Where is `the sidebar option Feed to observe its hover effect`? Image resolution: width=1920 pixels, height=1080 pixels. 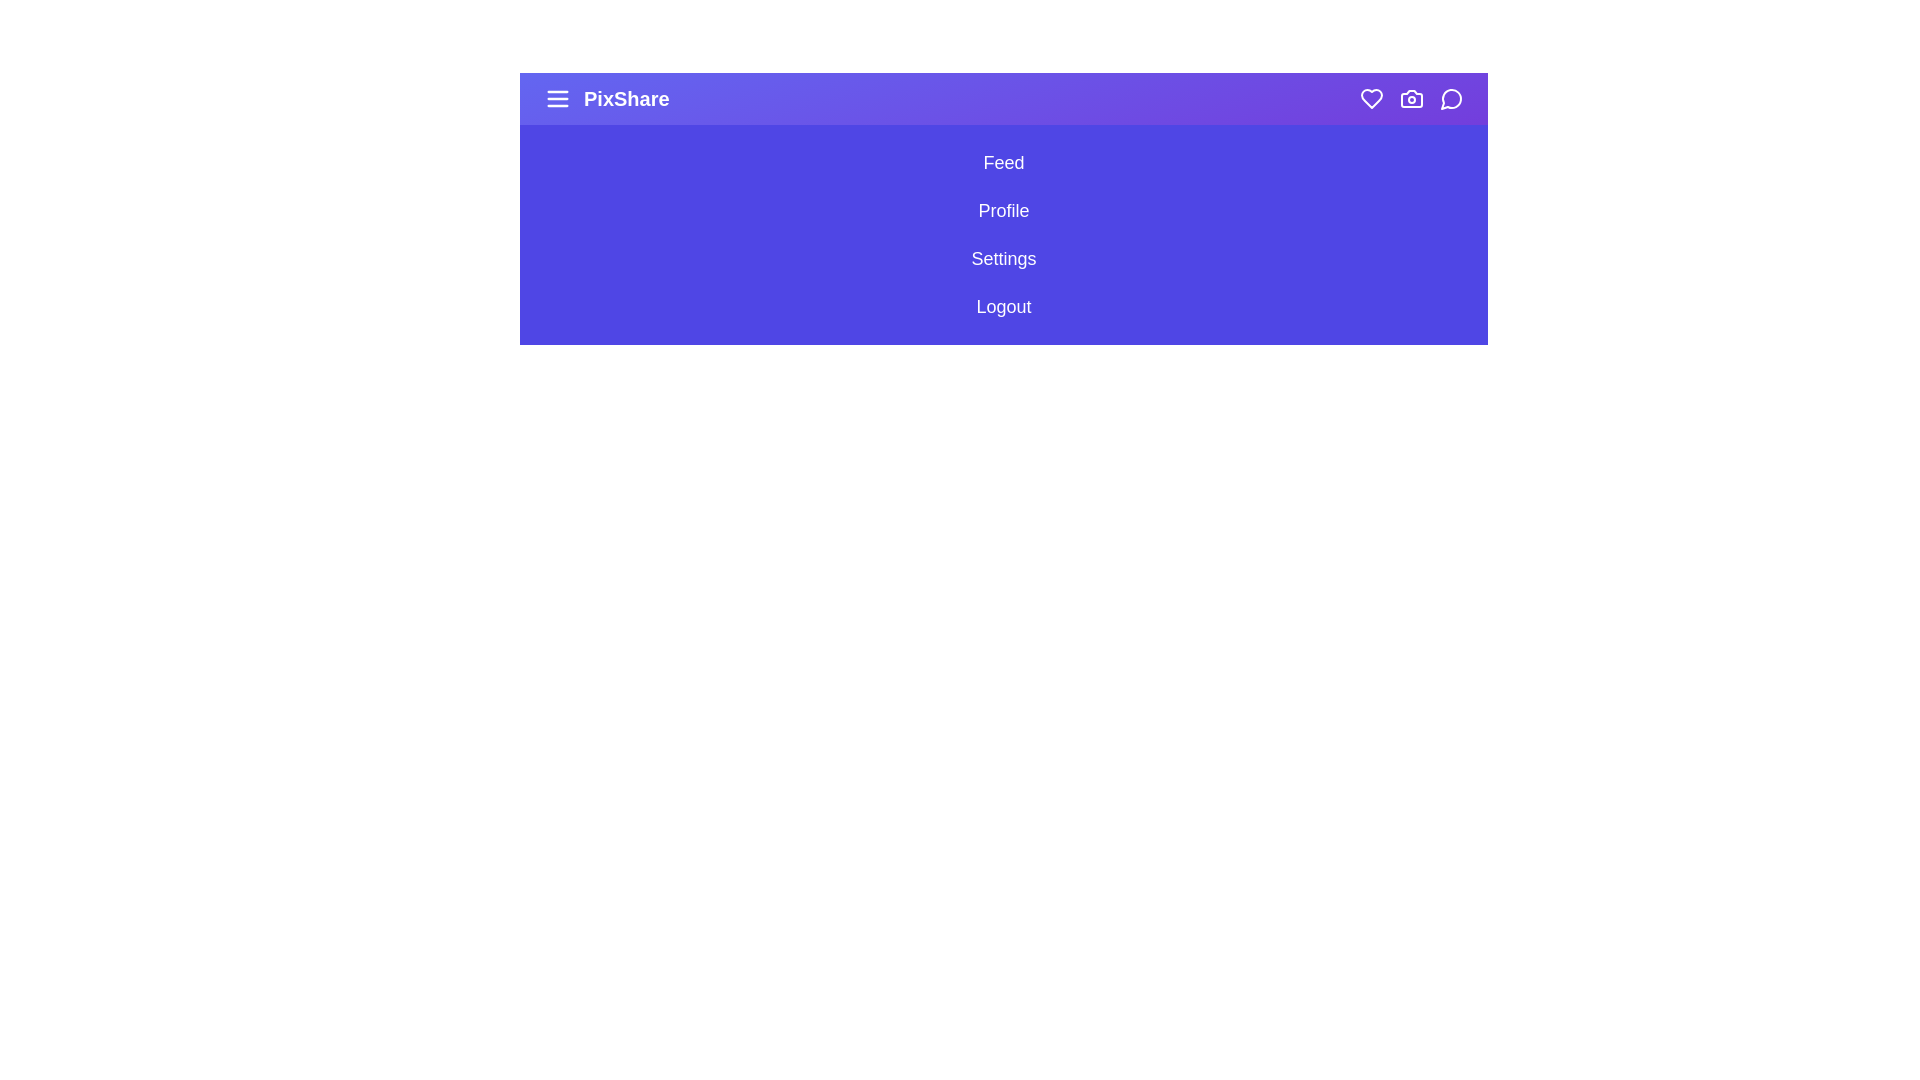
the sidebar option Feed to observe its hover effect is located at coordinates (1003, 161).